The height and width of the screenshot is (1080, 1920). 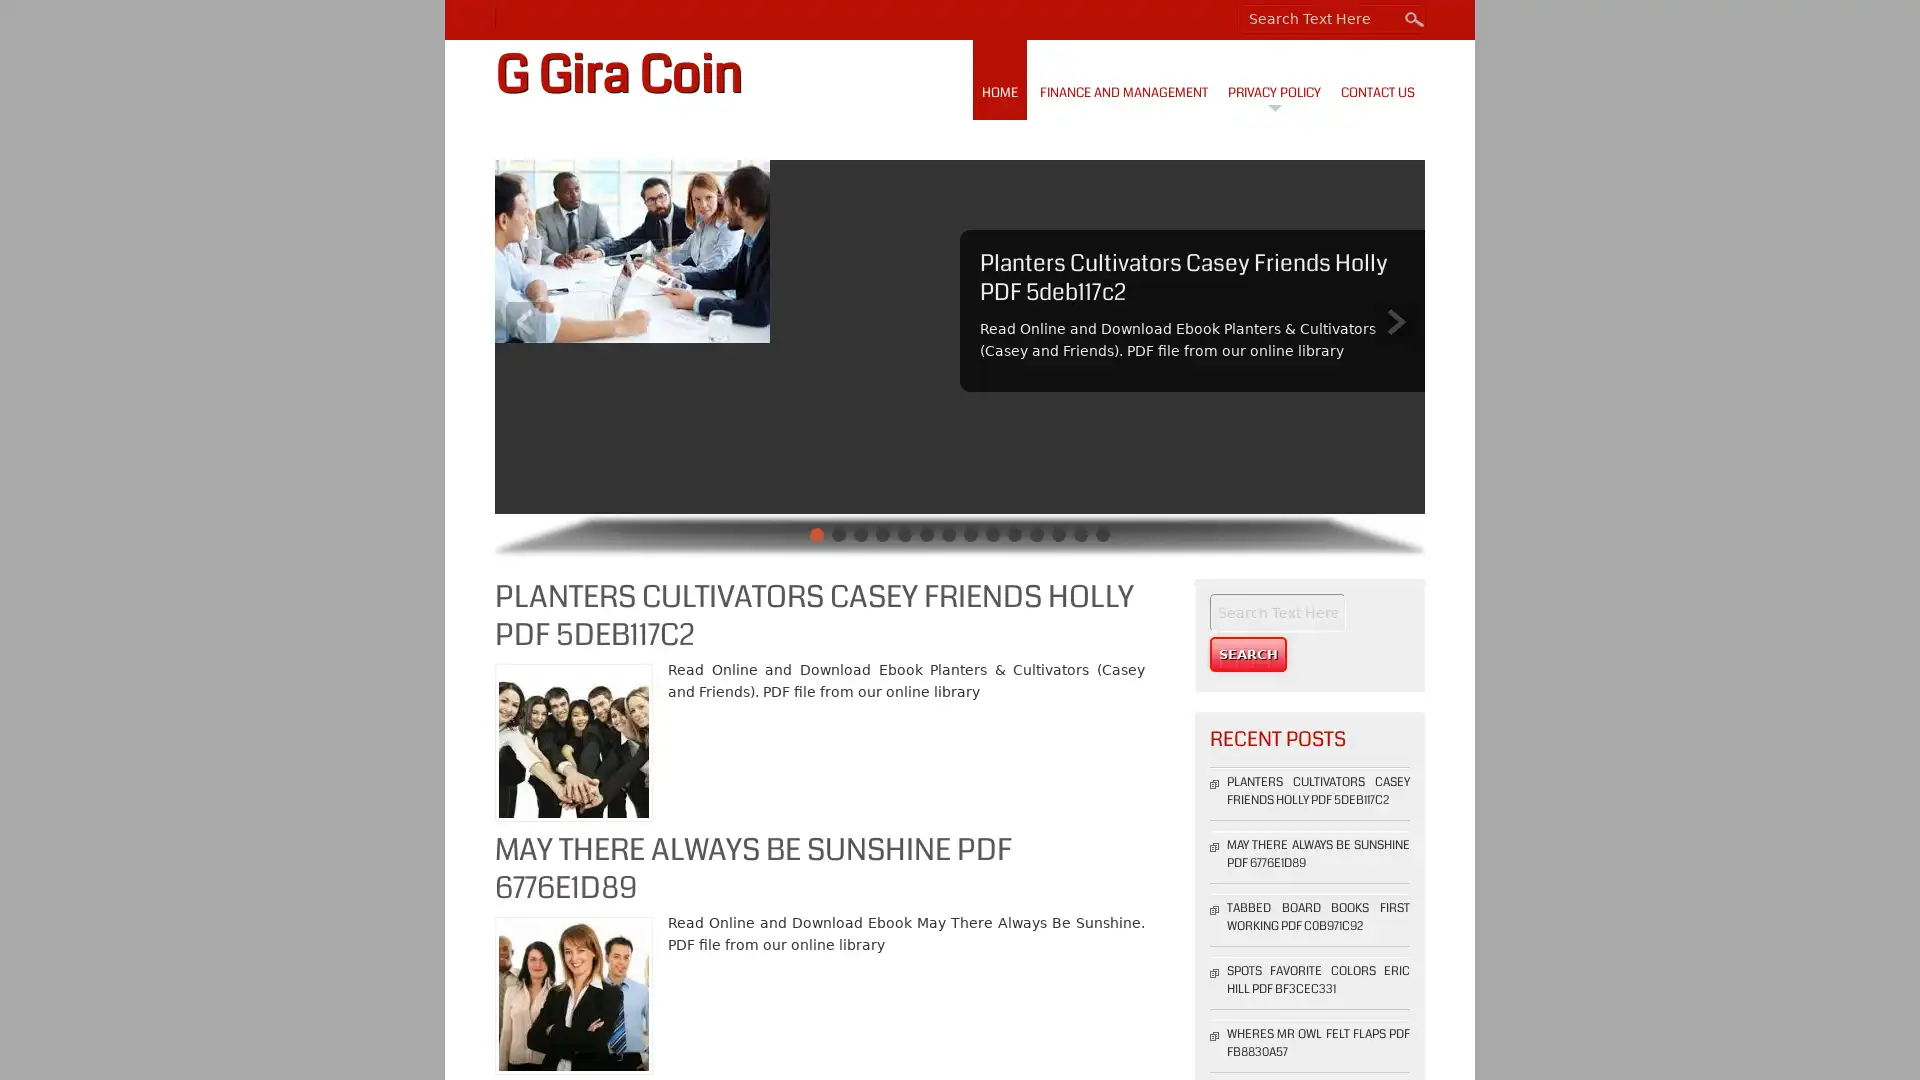 What do you see at coordinates (1247, 654) in the screenshot?
I see `Search` at bounding box center [1247, 654].